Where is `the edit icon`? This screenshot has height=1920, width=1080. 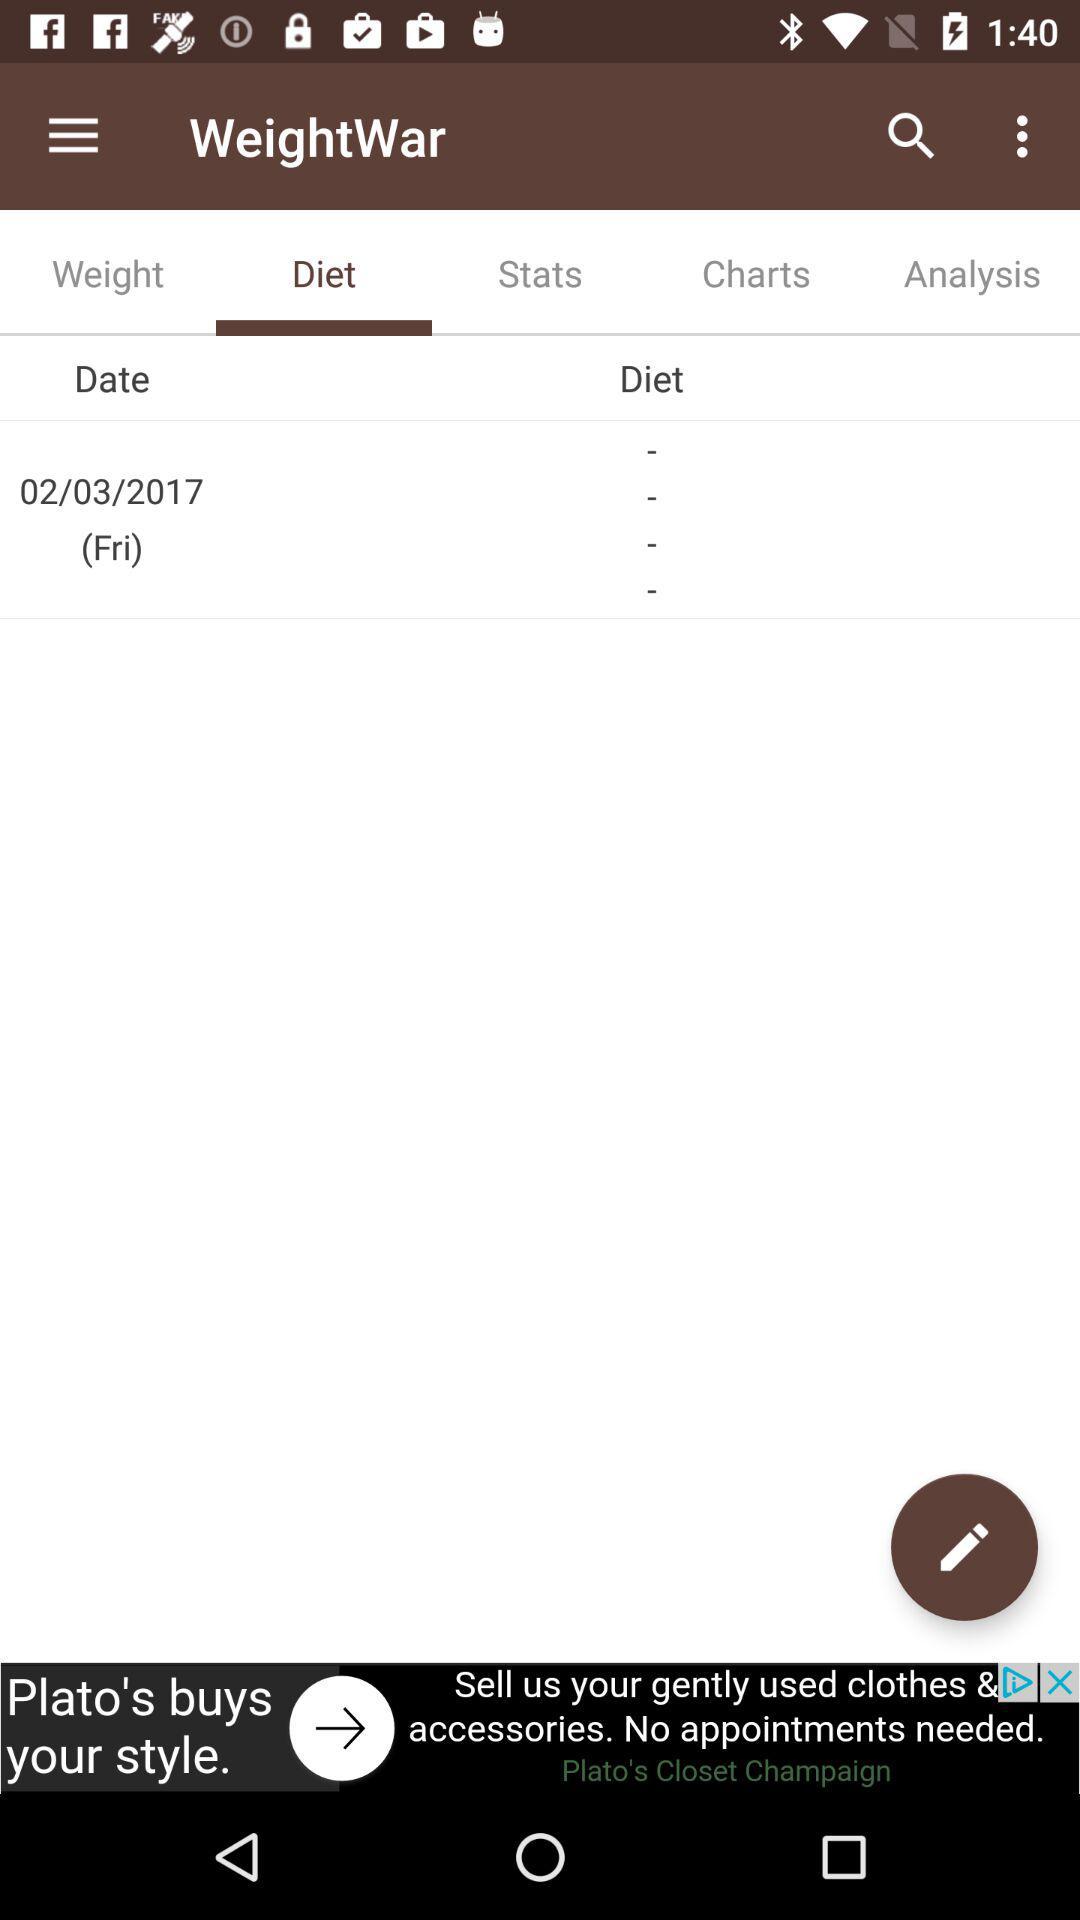 the edit icon is located at coordinates (963, 1546).